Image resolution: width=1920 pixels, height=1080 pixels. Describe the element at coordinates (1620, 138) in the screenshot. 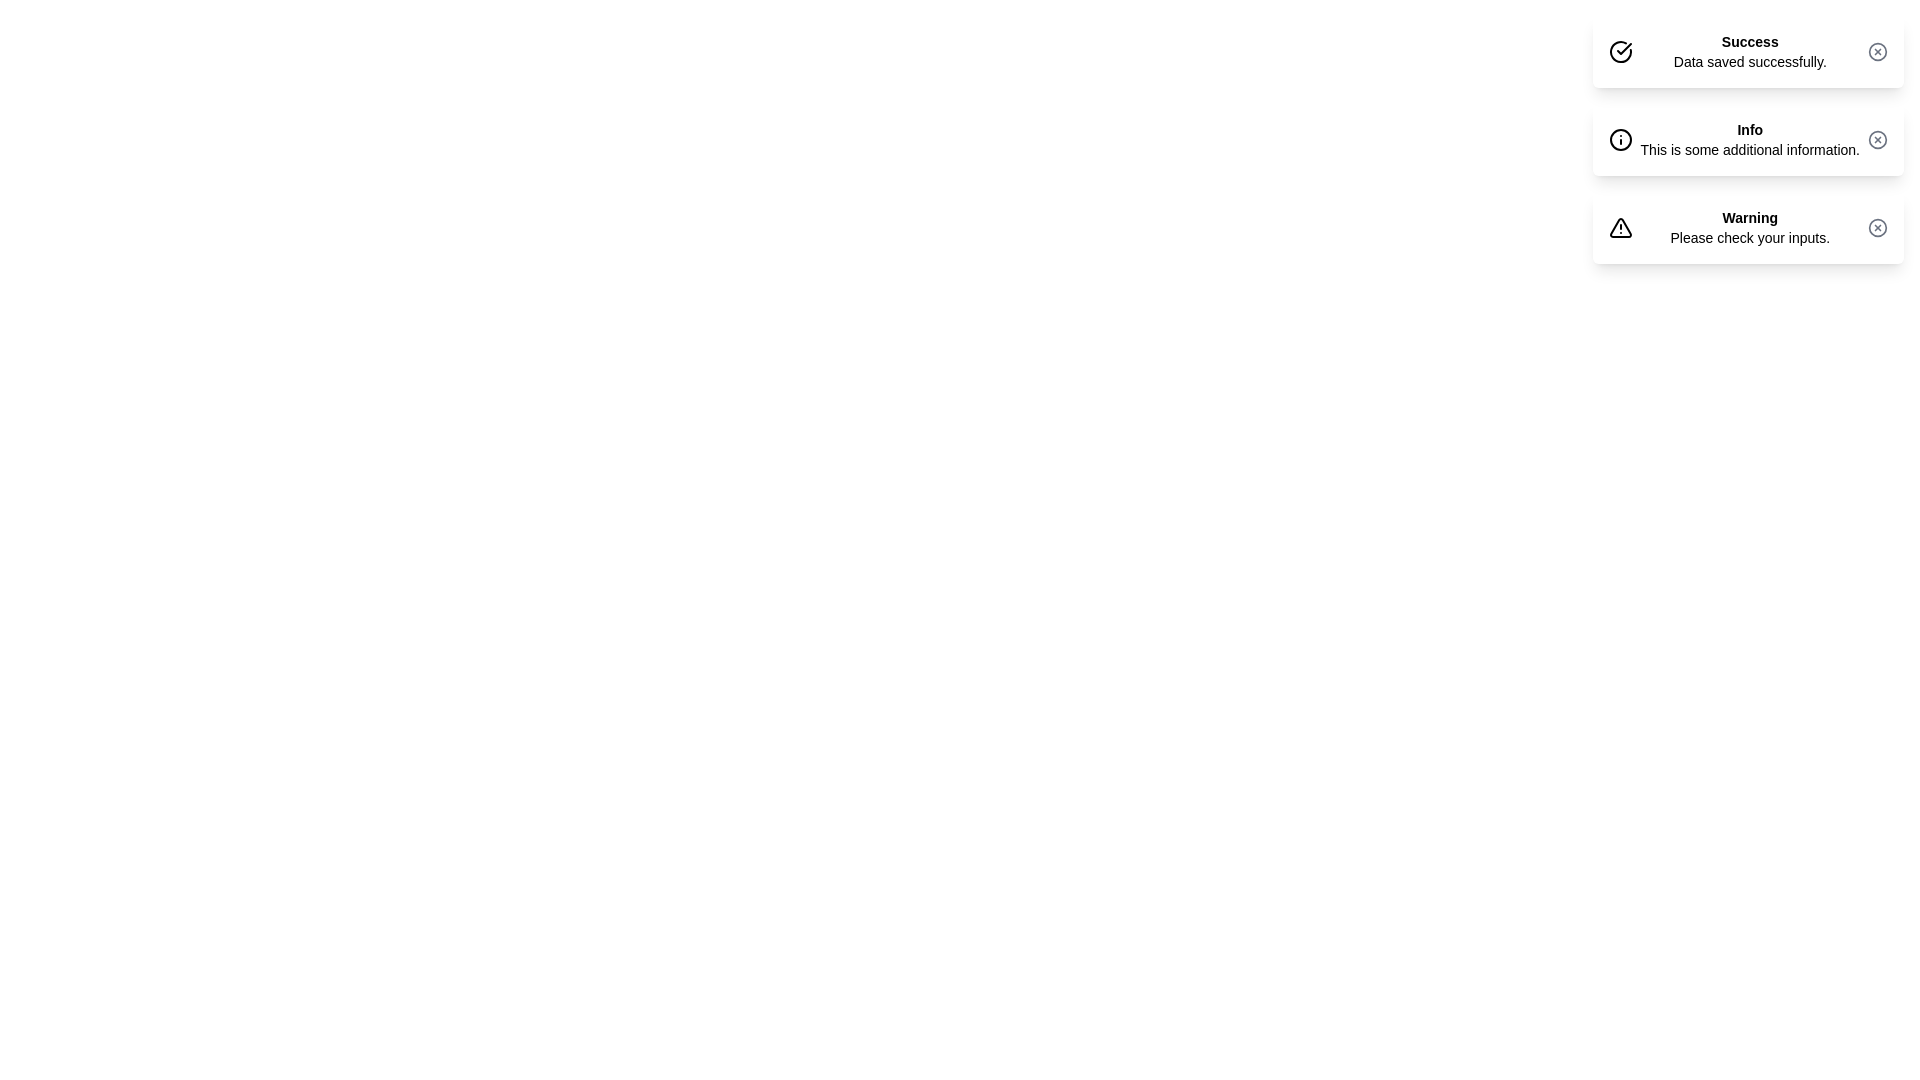

I see `the outer boundary circle of the information icon, which is styled with no fill and a black stroke, located second in the vertical list of alert messages on the right side of the interface` at that location.